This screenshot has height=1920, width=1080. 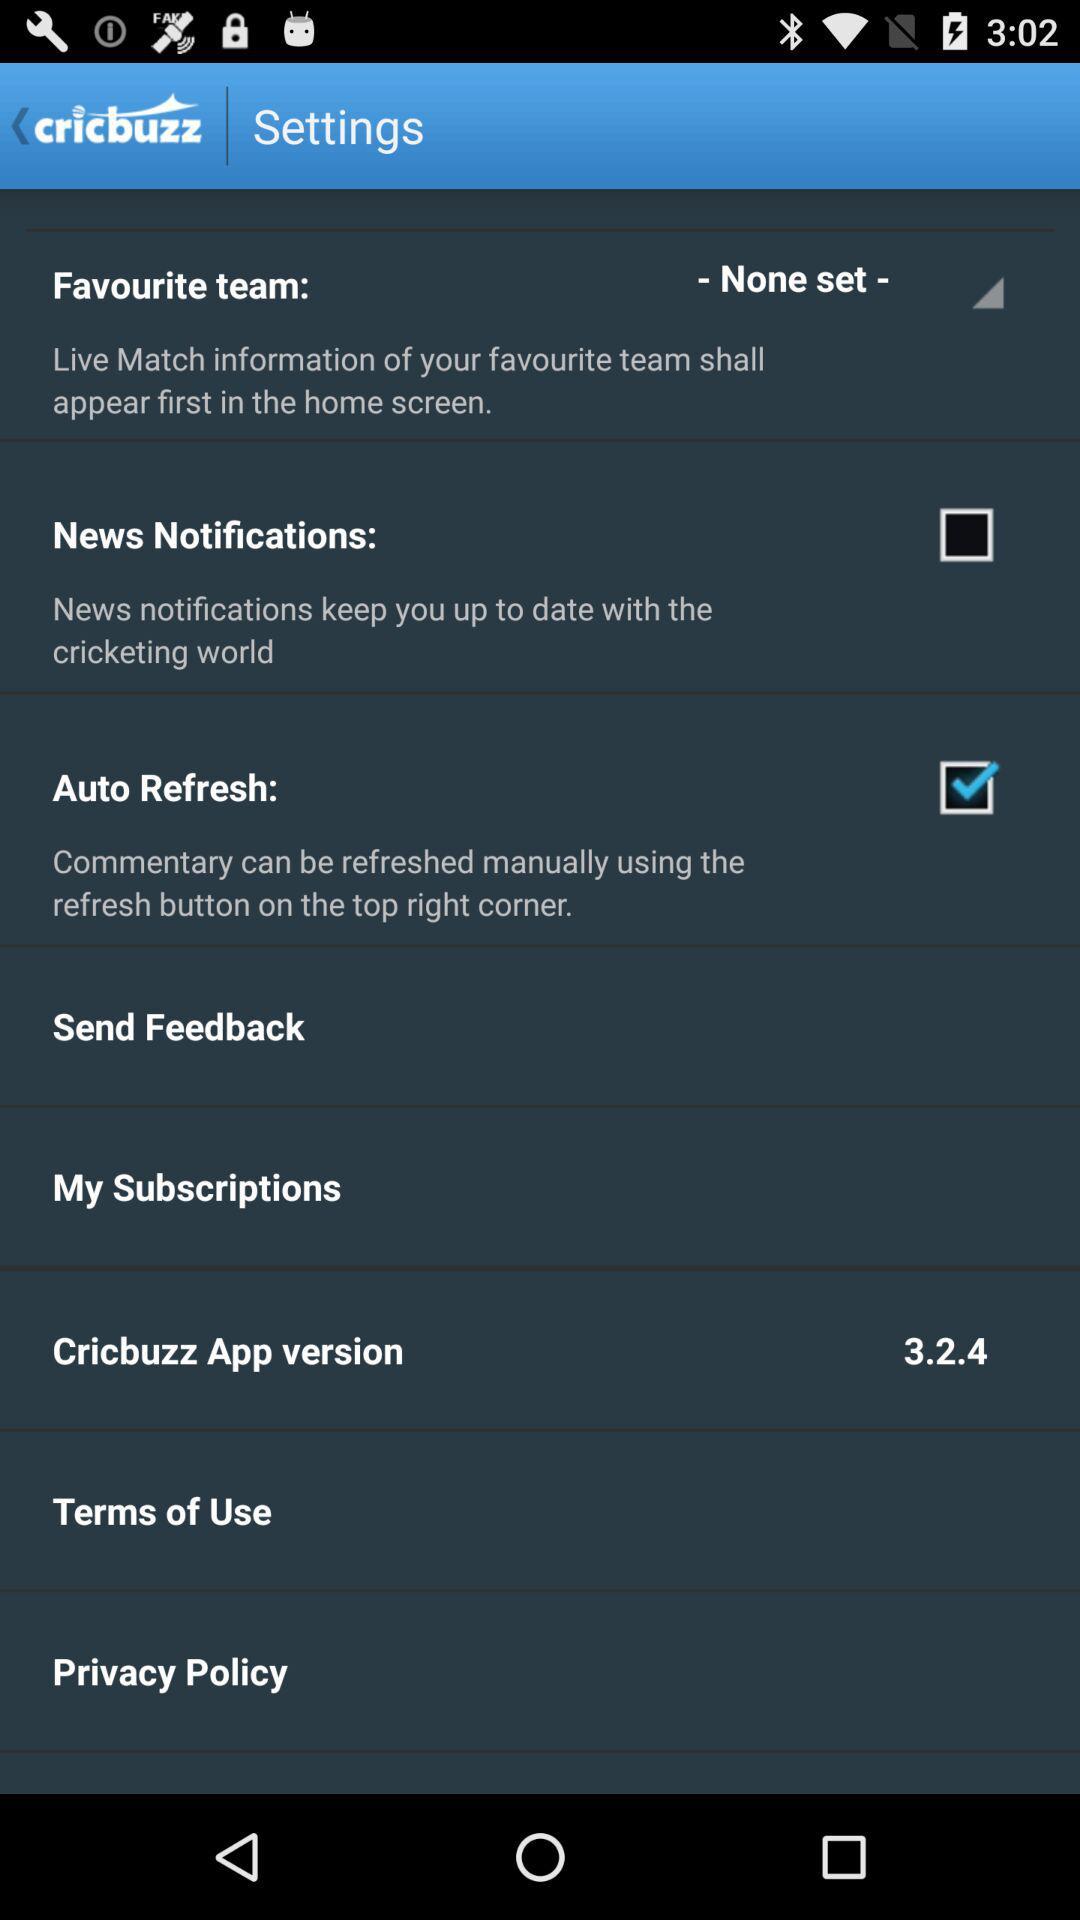 I want to click on check 'auto refresh, so click(x=966, y=785).